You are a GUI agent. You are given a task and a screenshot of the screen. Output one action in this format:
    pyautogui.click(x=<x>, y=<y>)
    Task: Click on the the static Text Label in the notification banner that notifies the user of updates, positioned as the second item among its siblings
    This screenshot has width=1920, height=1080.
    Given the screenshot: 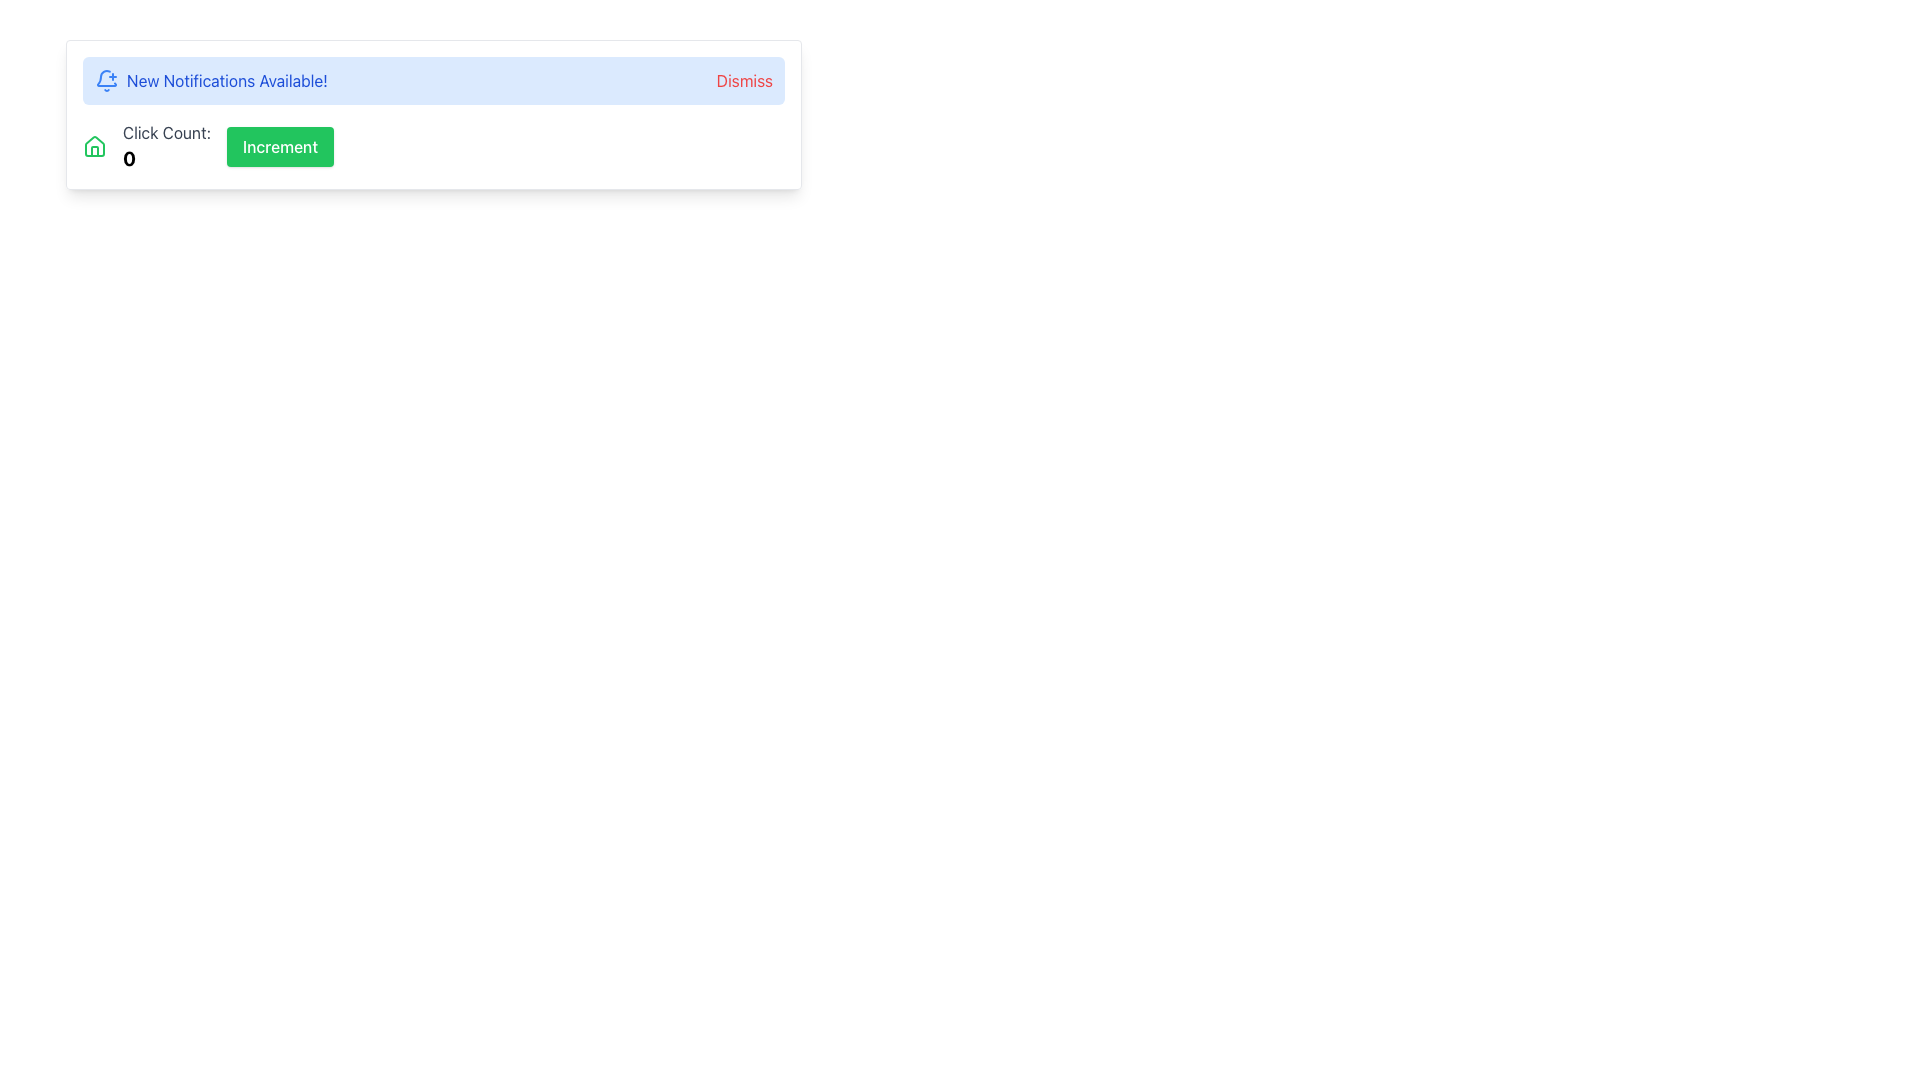 What is the action you would take?
    pyautogui.click(x=227, y=80)
    